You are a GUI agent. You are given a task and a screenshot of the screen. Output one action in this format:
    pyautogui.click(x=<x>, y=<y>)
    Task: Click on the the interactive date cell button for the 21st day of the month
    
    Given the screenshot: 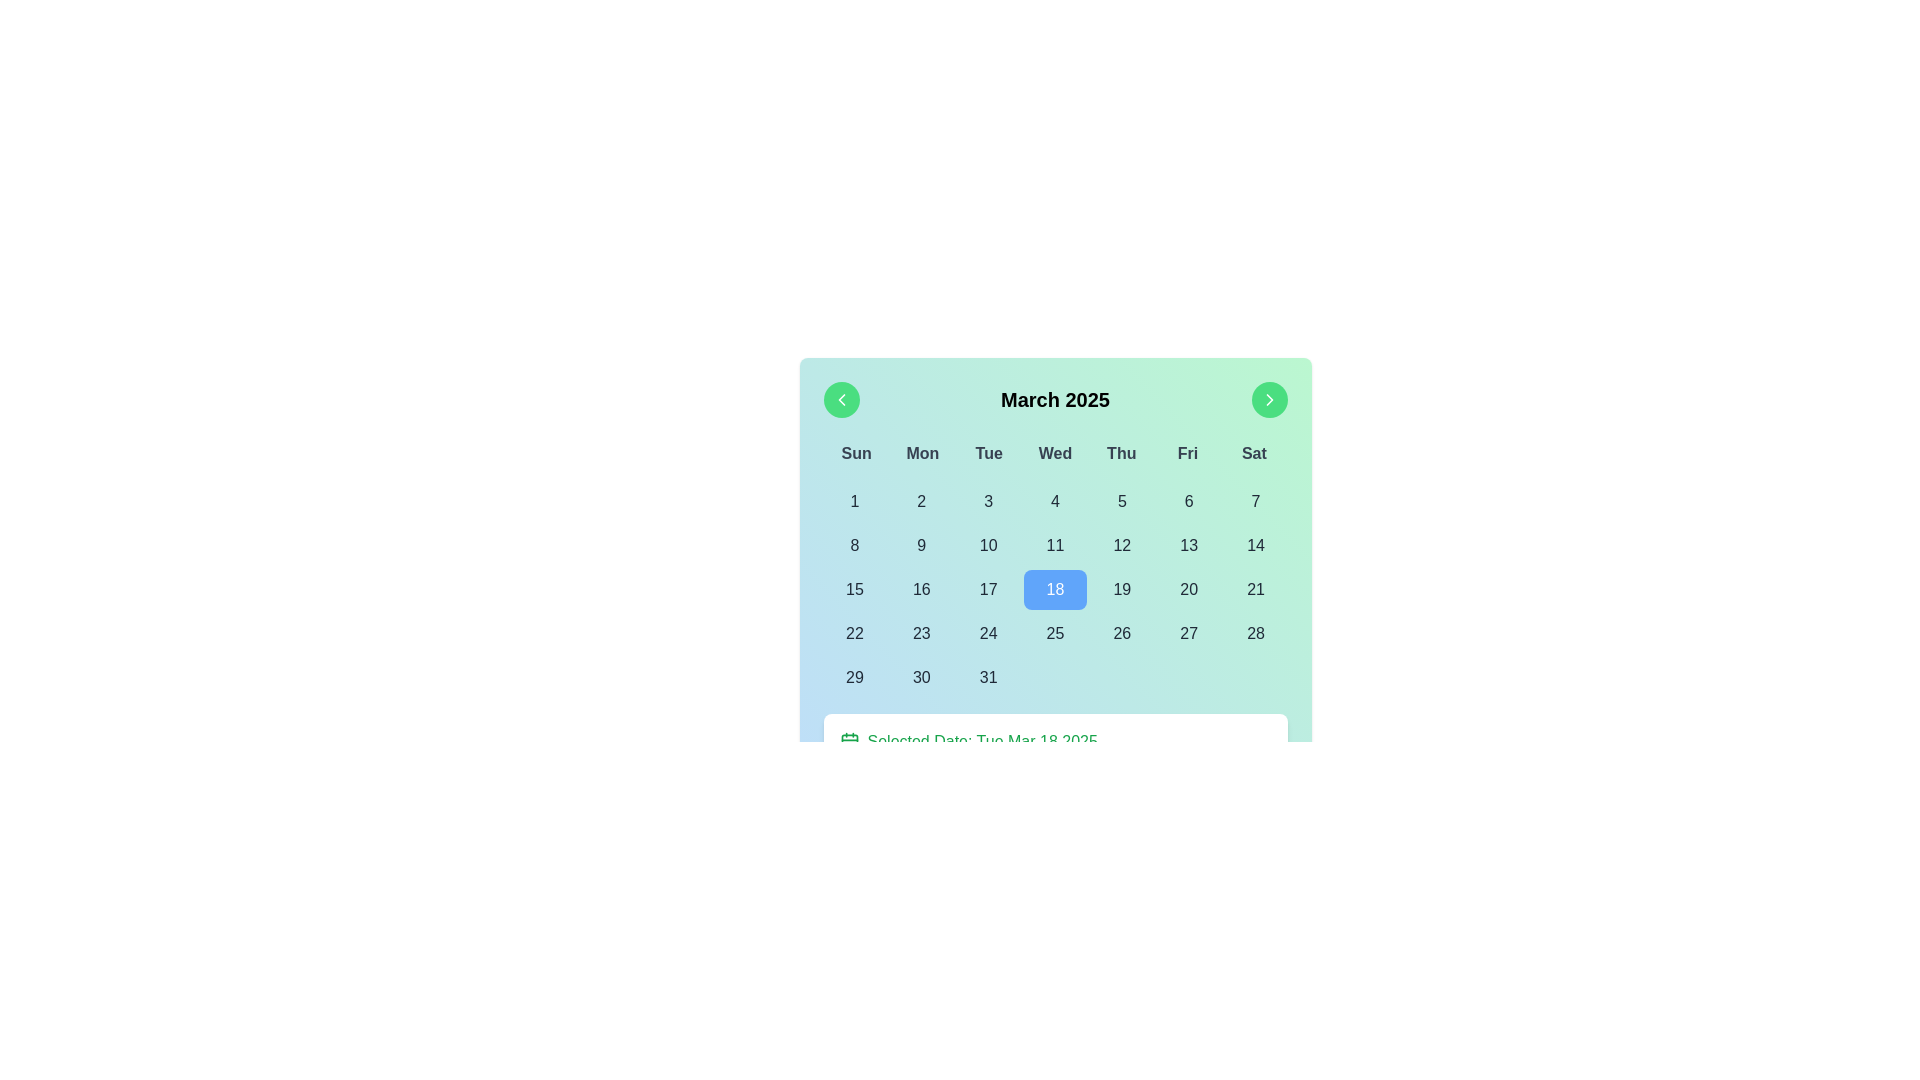 What is the action you would take?
    pyautogui.click(x=1255, y=589)
    